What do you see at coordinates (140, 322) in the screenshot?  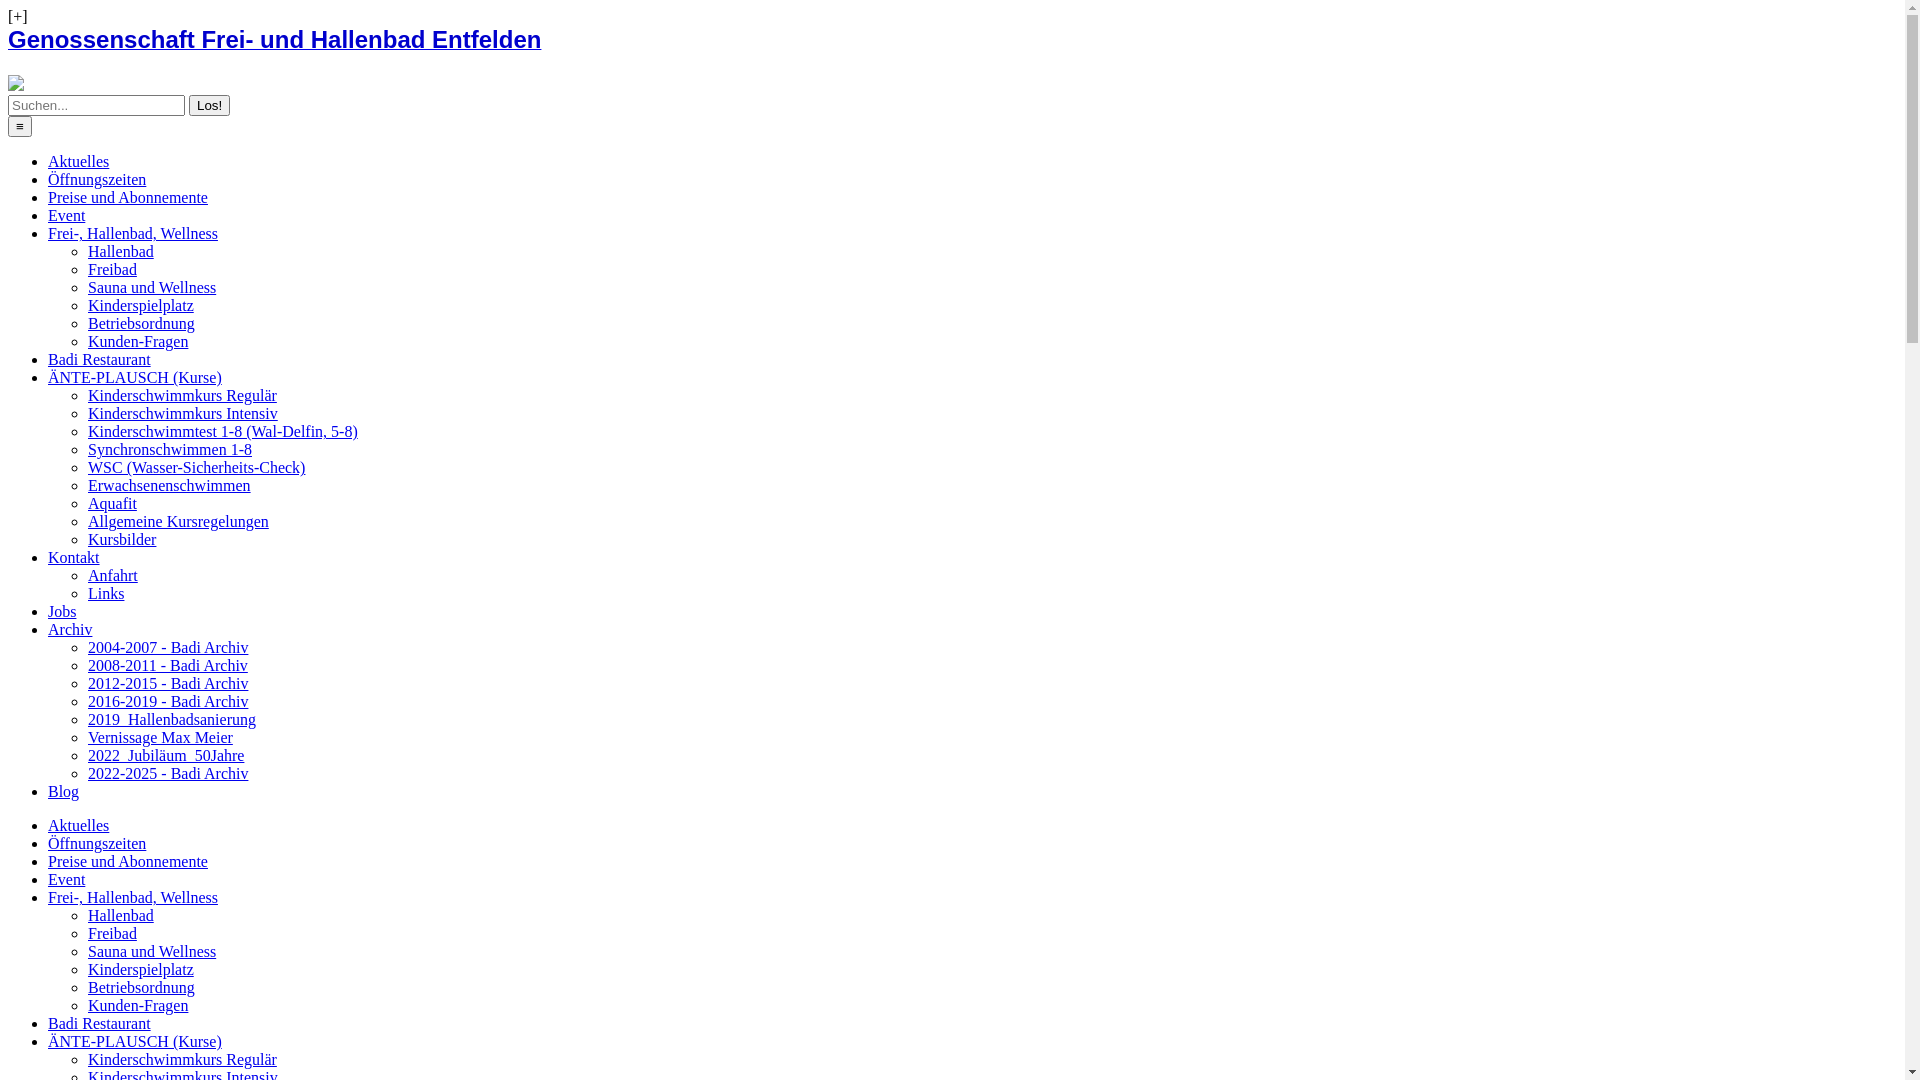 I see `'Betriebsordnung'` at bounding box center [140, 322].